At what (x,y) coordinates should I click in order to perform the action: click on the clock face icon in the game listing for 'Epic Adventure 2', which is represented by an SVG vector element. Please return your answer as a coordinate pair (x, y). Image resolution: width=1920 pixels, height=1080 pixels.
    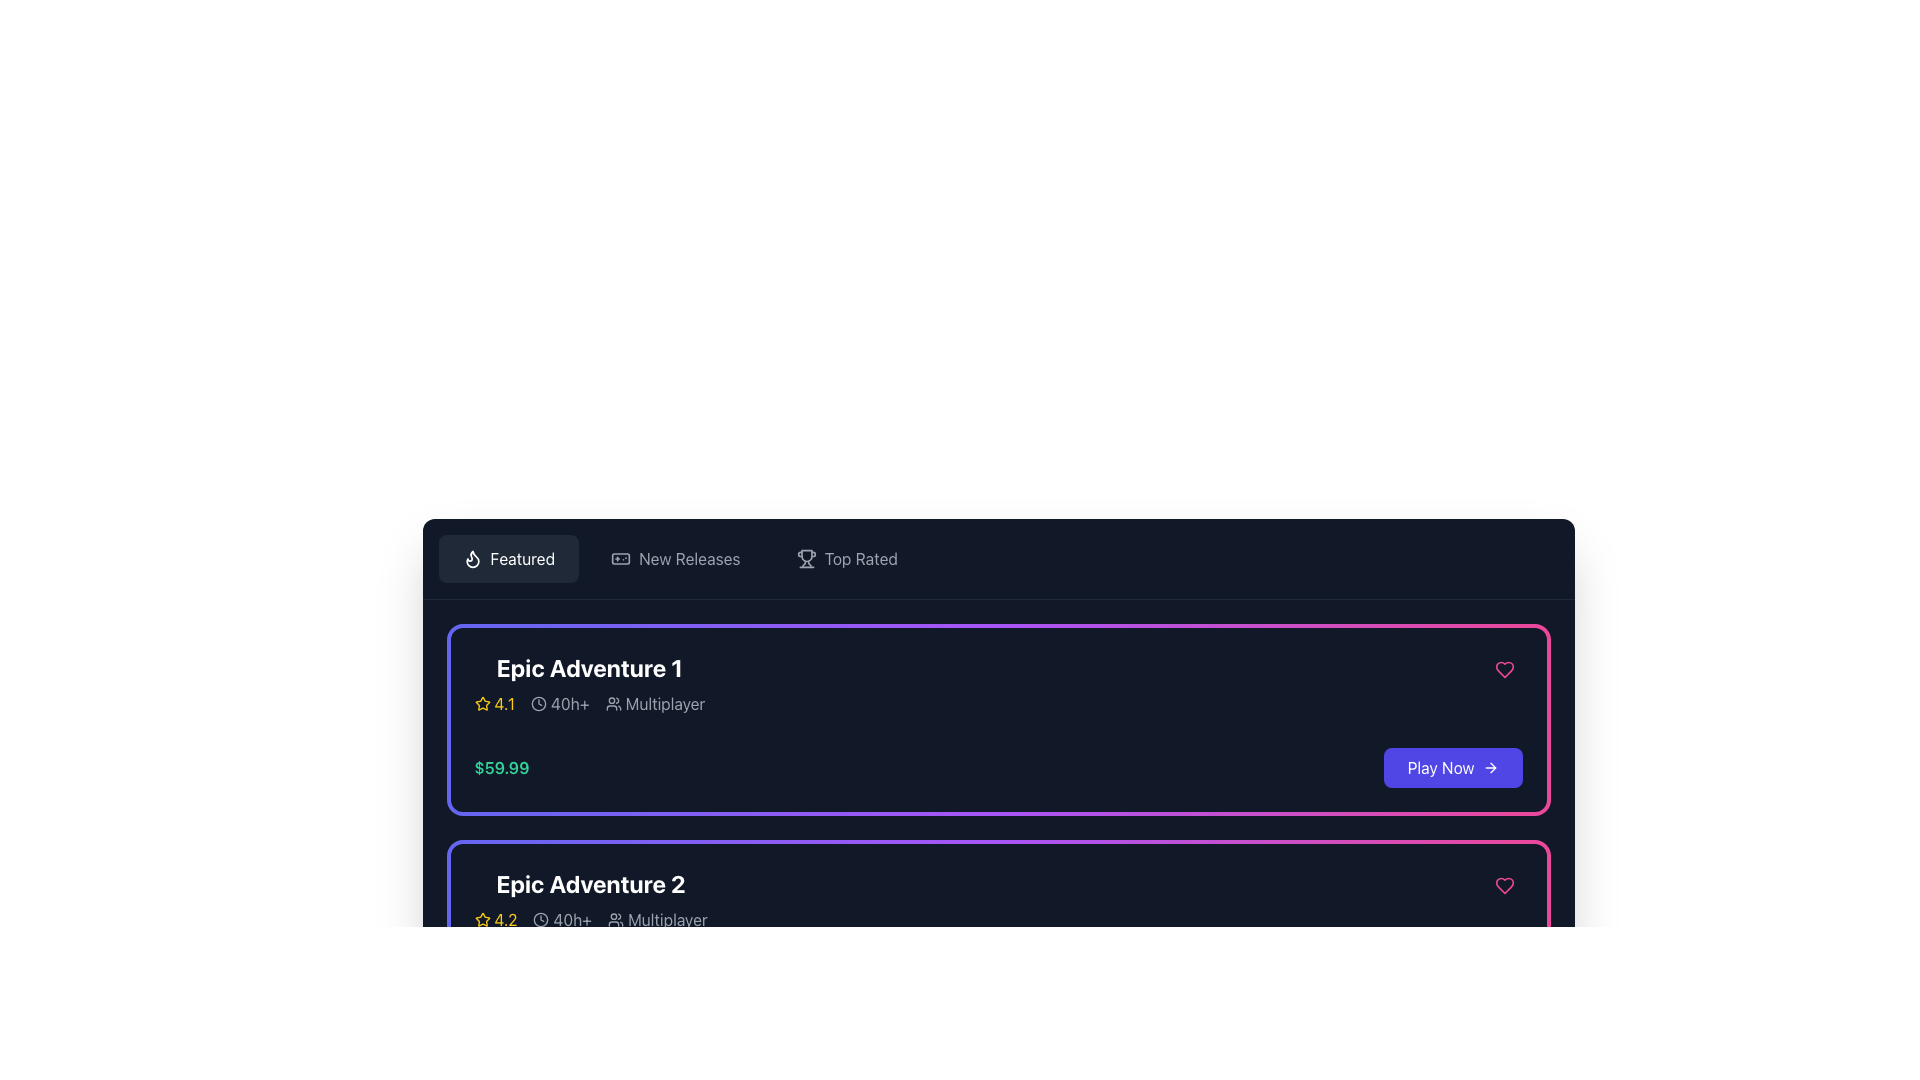
    Looking at the image, I should click on (541, 920).